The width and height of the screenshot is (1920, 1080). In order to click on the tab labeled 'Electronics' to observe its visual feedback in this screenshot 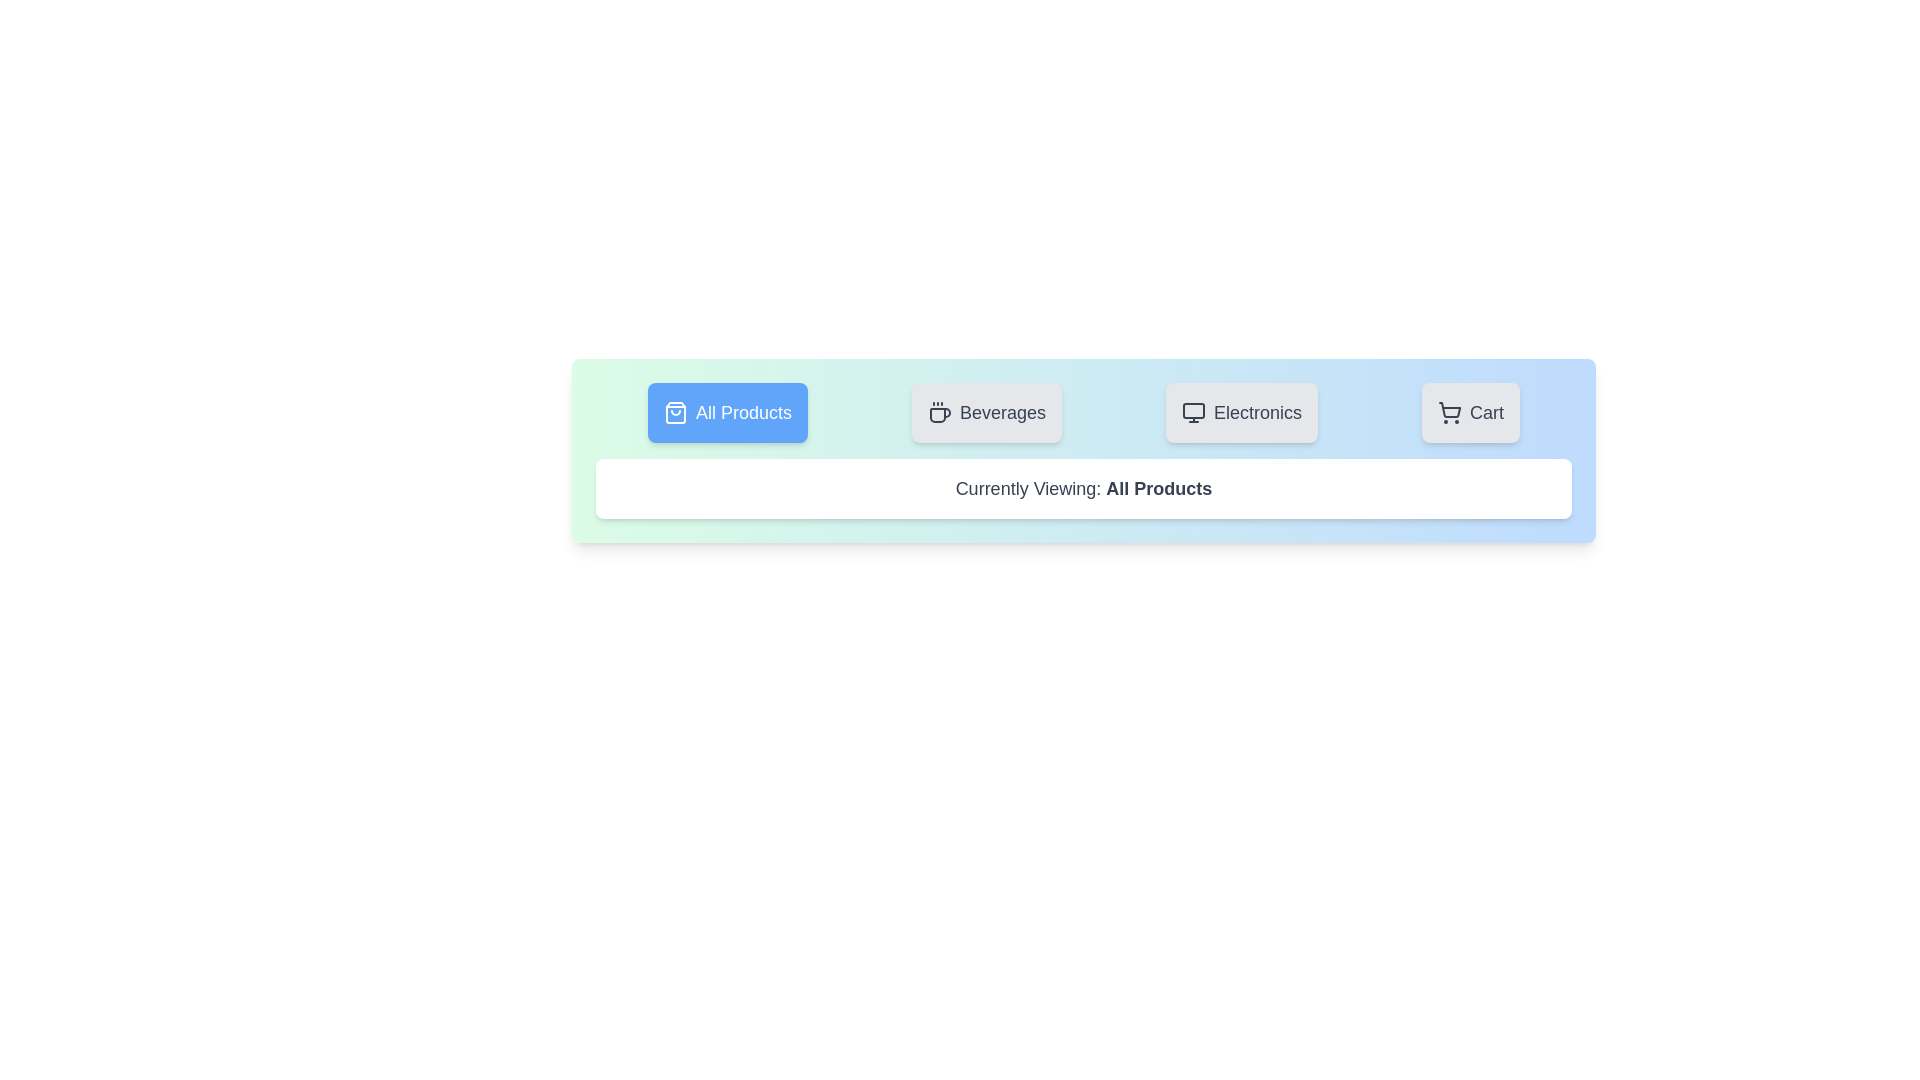, I will do `click(1241, 411)`.